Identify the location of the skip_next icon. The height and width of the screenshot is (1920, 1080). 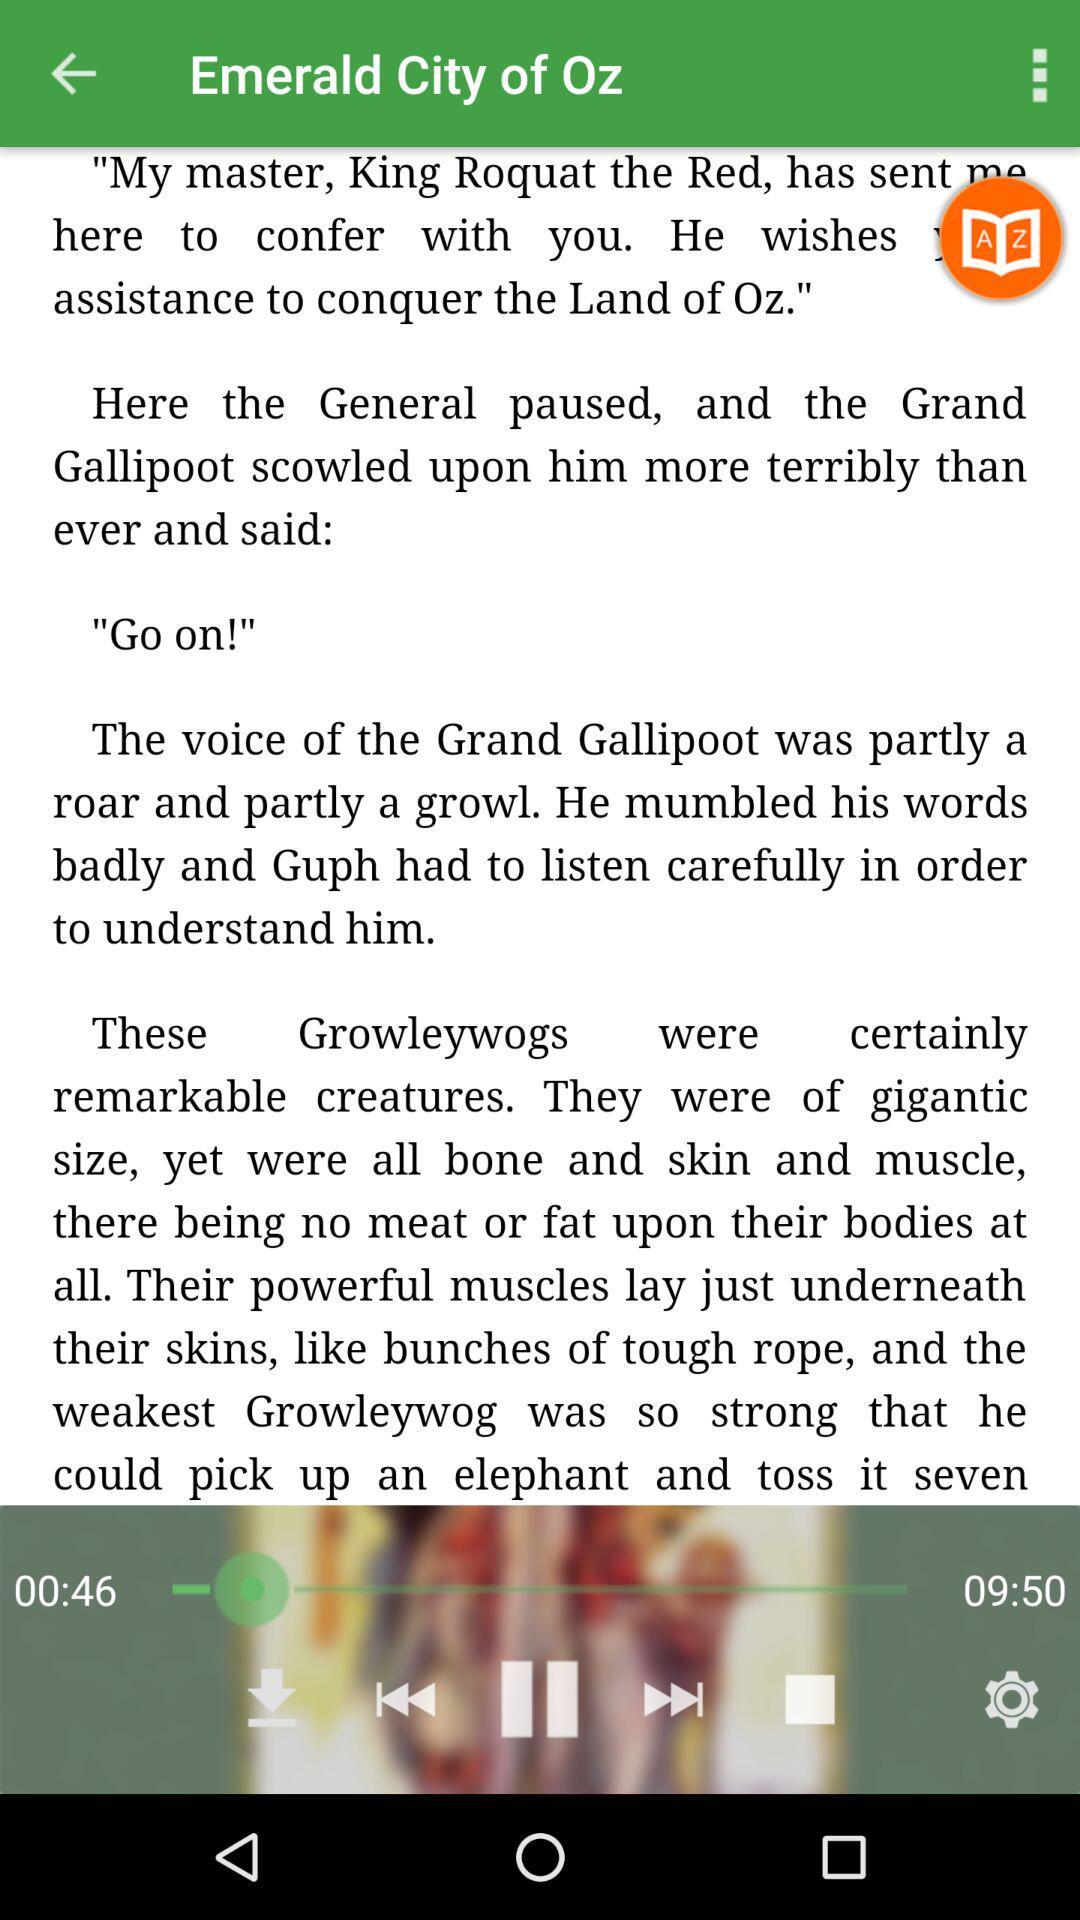
(673, 1698).